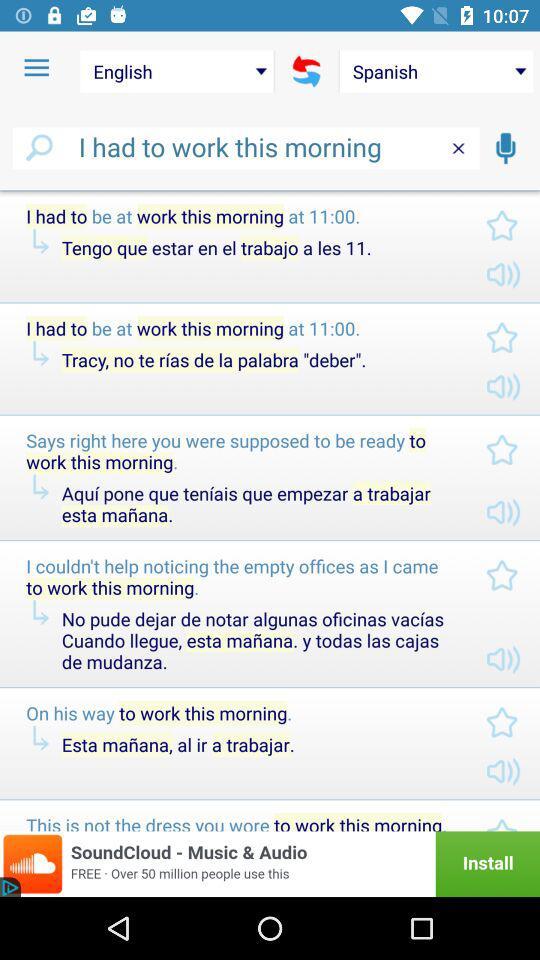 This screenshot has width=540, height=960. What do you see at coordinates (458, 147) in the screenshot?
I see `clear field` at bounding box center [458, 147].